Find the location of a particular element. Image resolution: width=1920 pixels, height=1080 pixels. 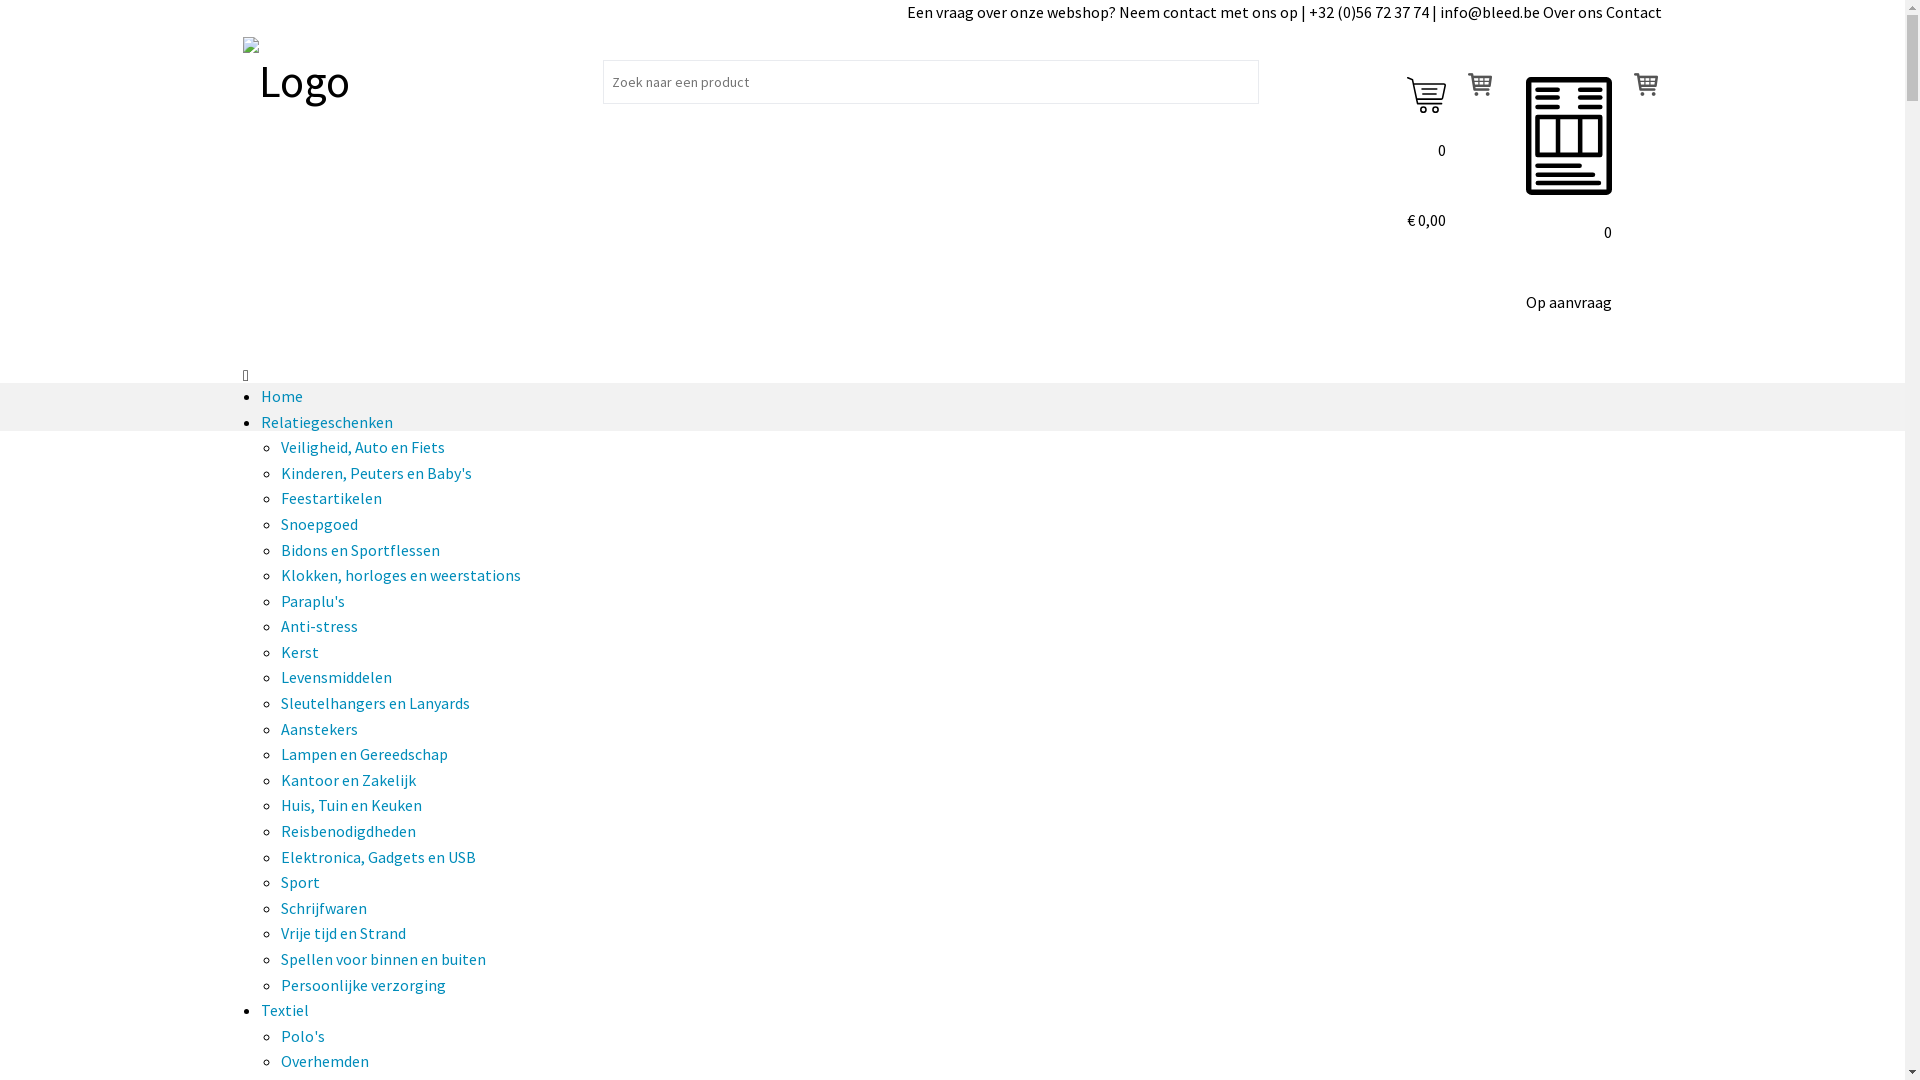

'Overhemden' is located at coordinates (325, 1059).